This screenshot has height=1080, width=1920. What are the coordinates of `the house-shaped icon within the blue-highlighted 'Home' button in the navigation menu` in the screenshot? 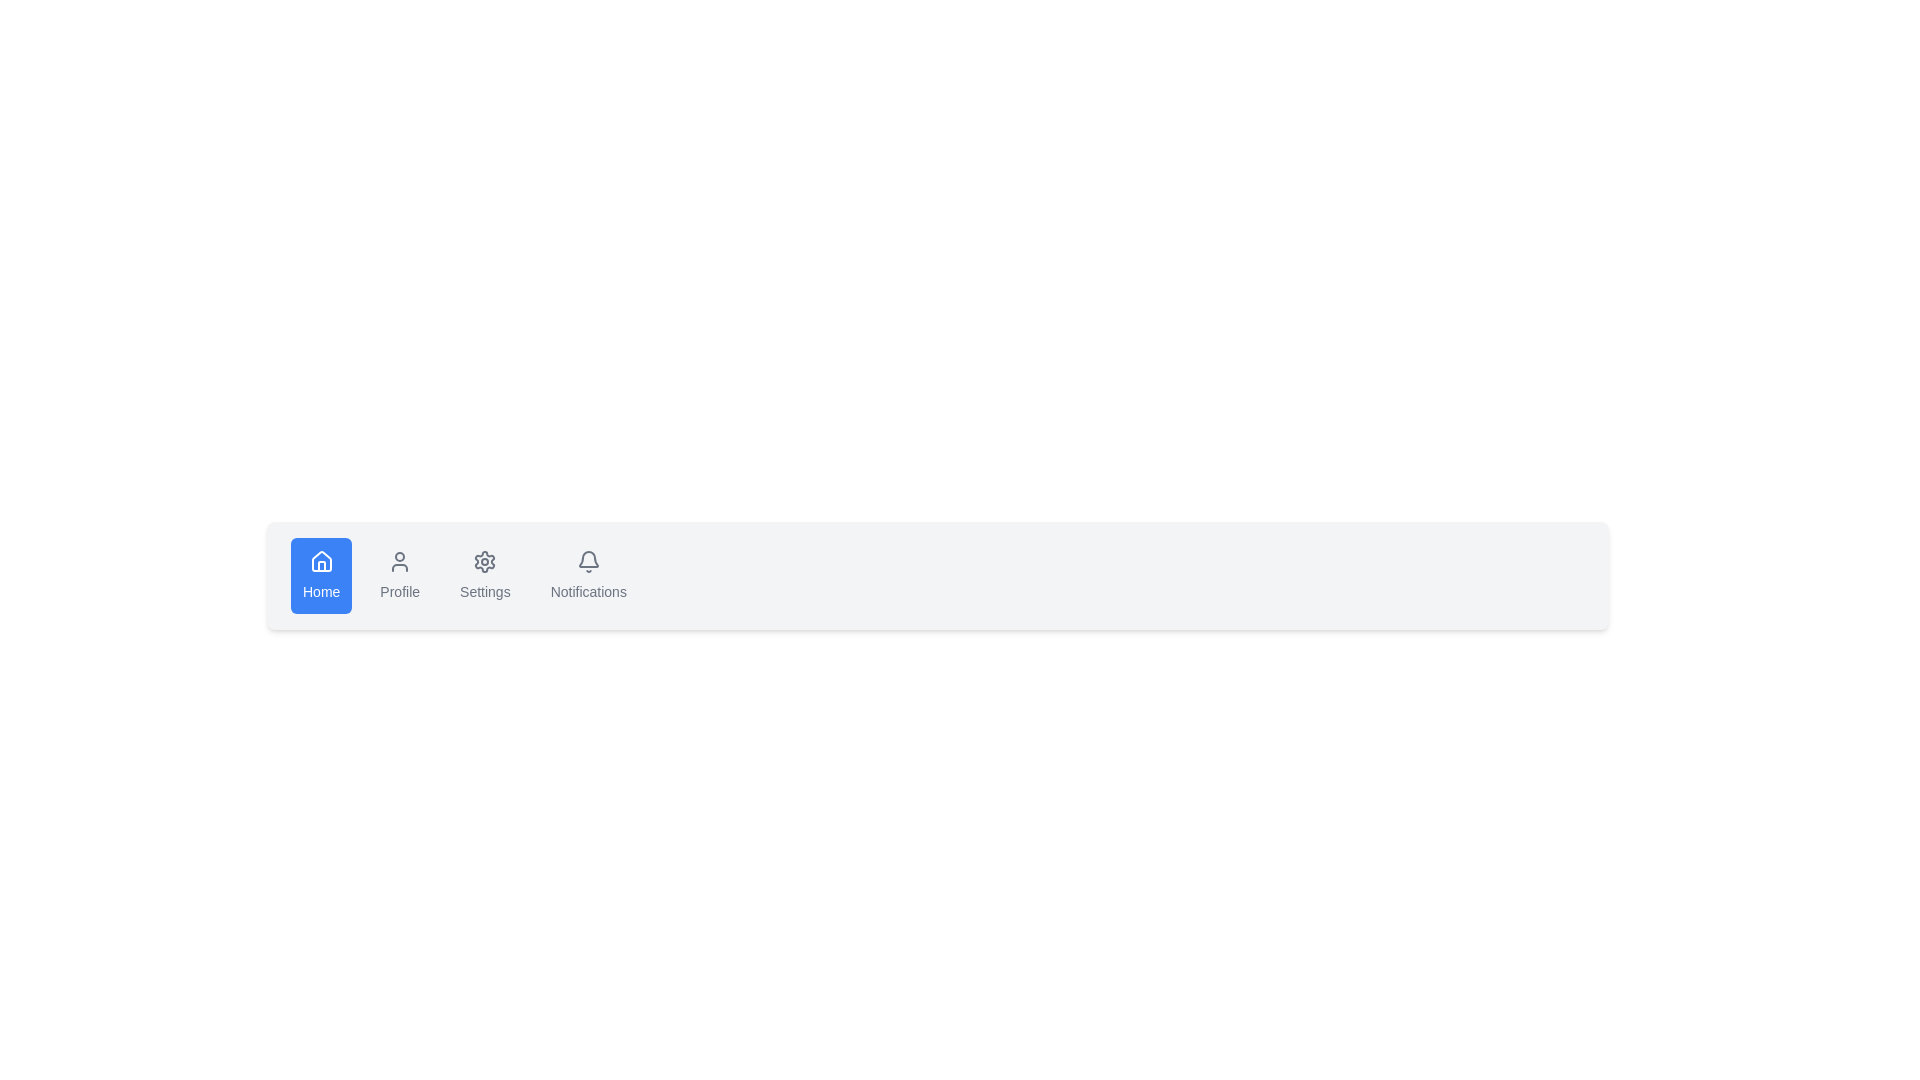 It's located at (321, 561).